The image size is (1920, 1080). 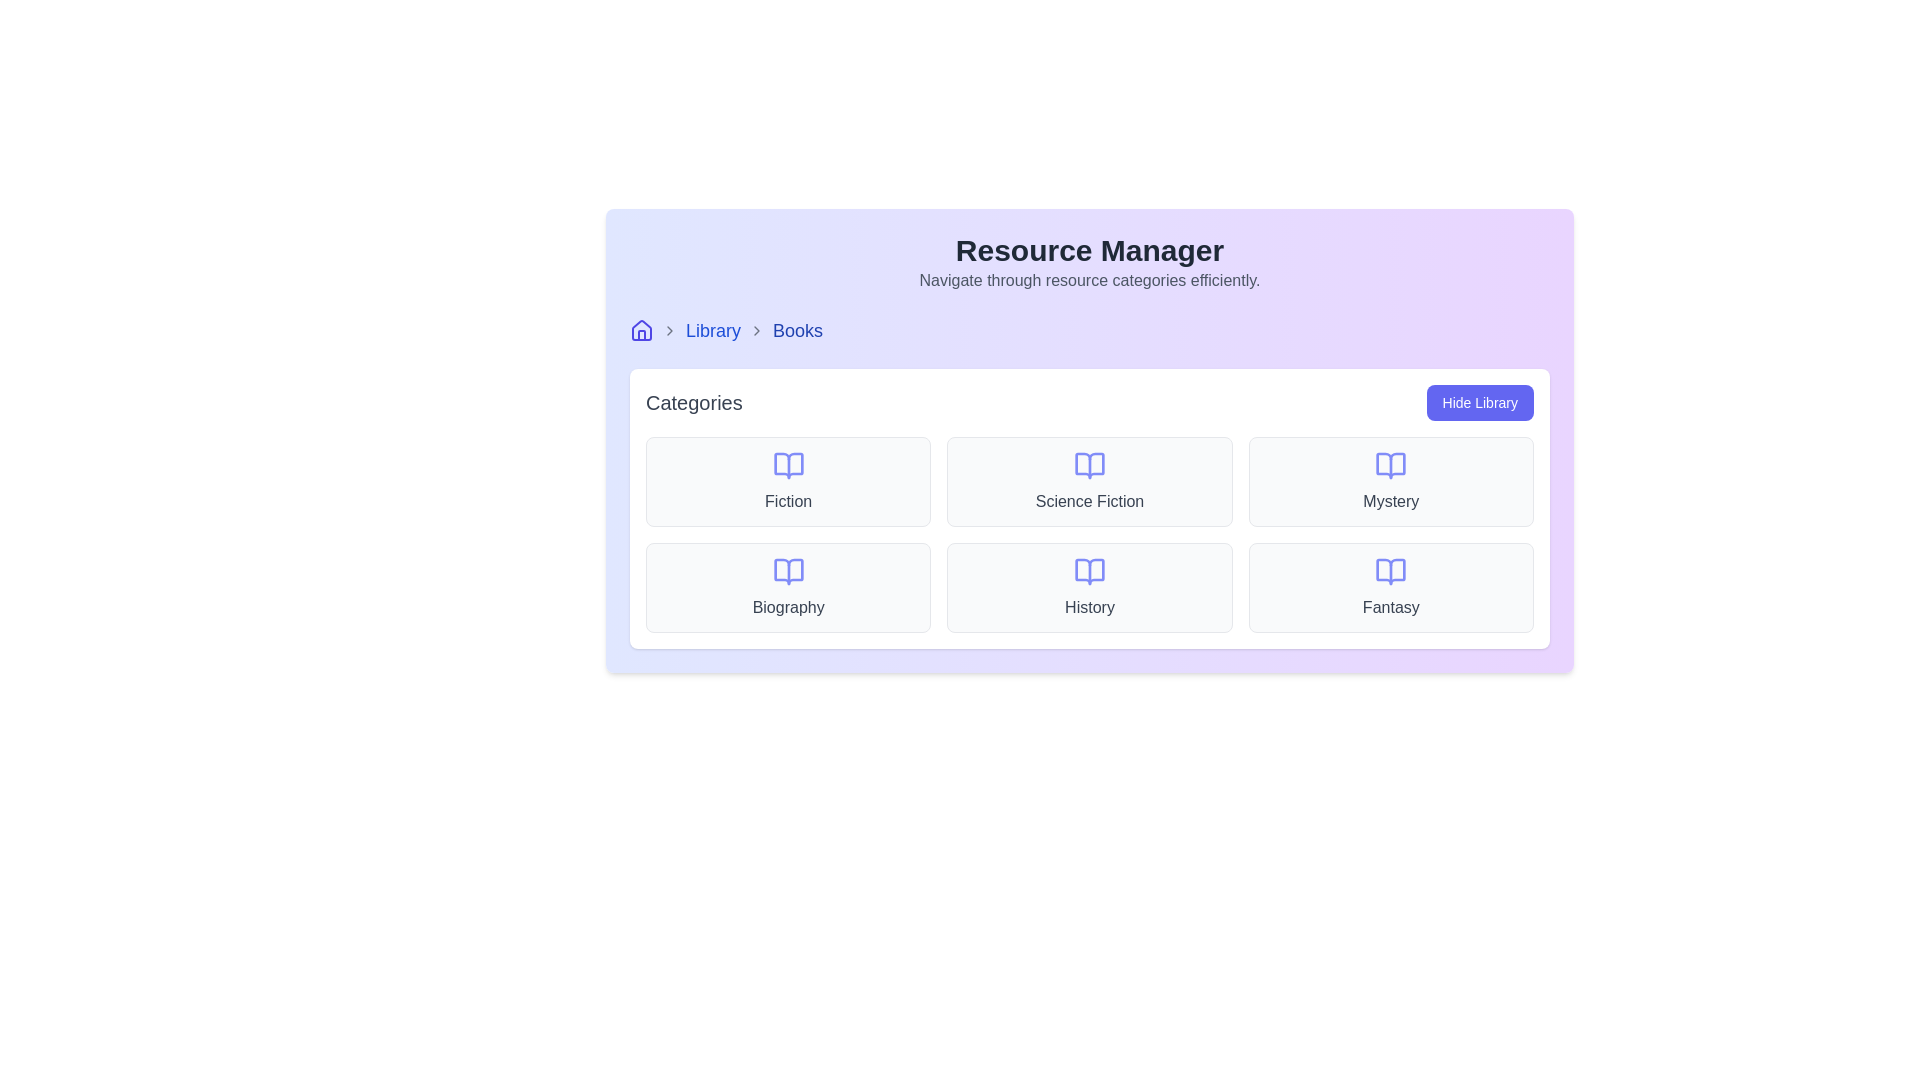 I want to click on the open book icon styled in light indigo color, located above the 'History' label in the fourth tile of the category grid layout, so click(x=1088, y=571).